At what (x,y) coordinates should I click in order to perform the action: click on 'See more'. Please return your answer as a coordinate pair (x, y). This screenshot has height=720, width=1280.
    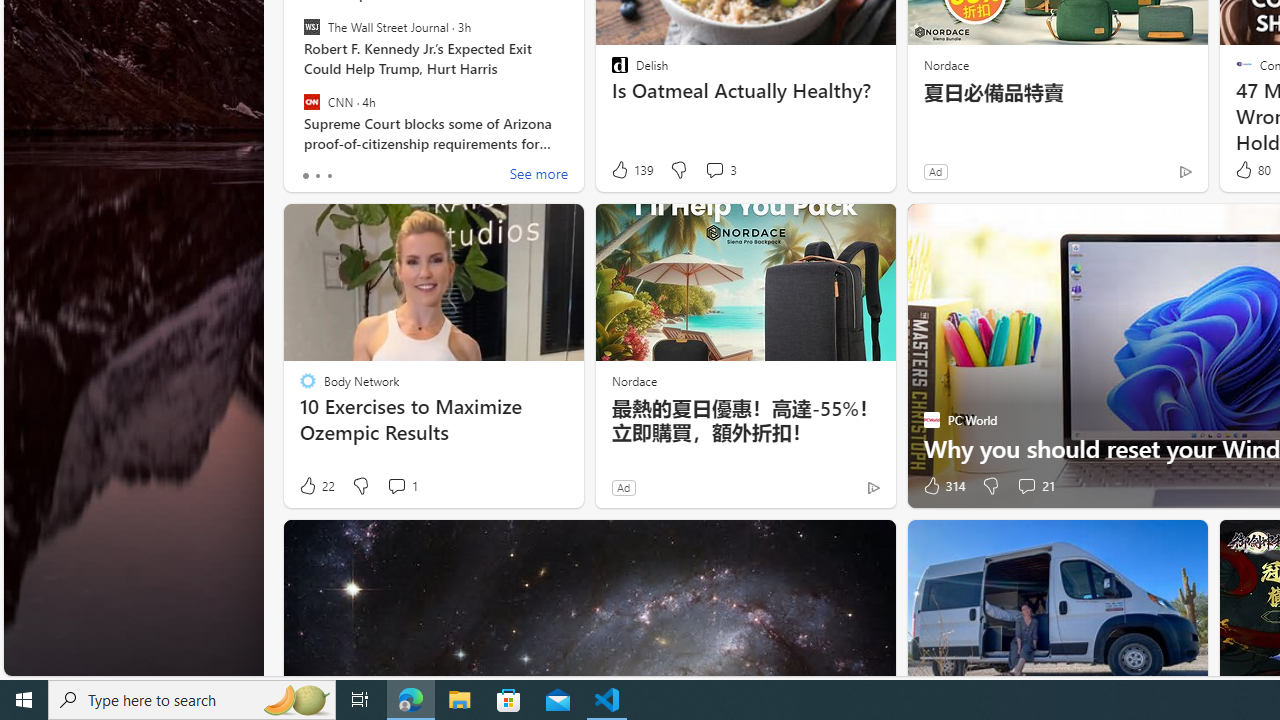
    Looking at the image, I should click on (538, 175).